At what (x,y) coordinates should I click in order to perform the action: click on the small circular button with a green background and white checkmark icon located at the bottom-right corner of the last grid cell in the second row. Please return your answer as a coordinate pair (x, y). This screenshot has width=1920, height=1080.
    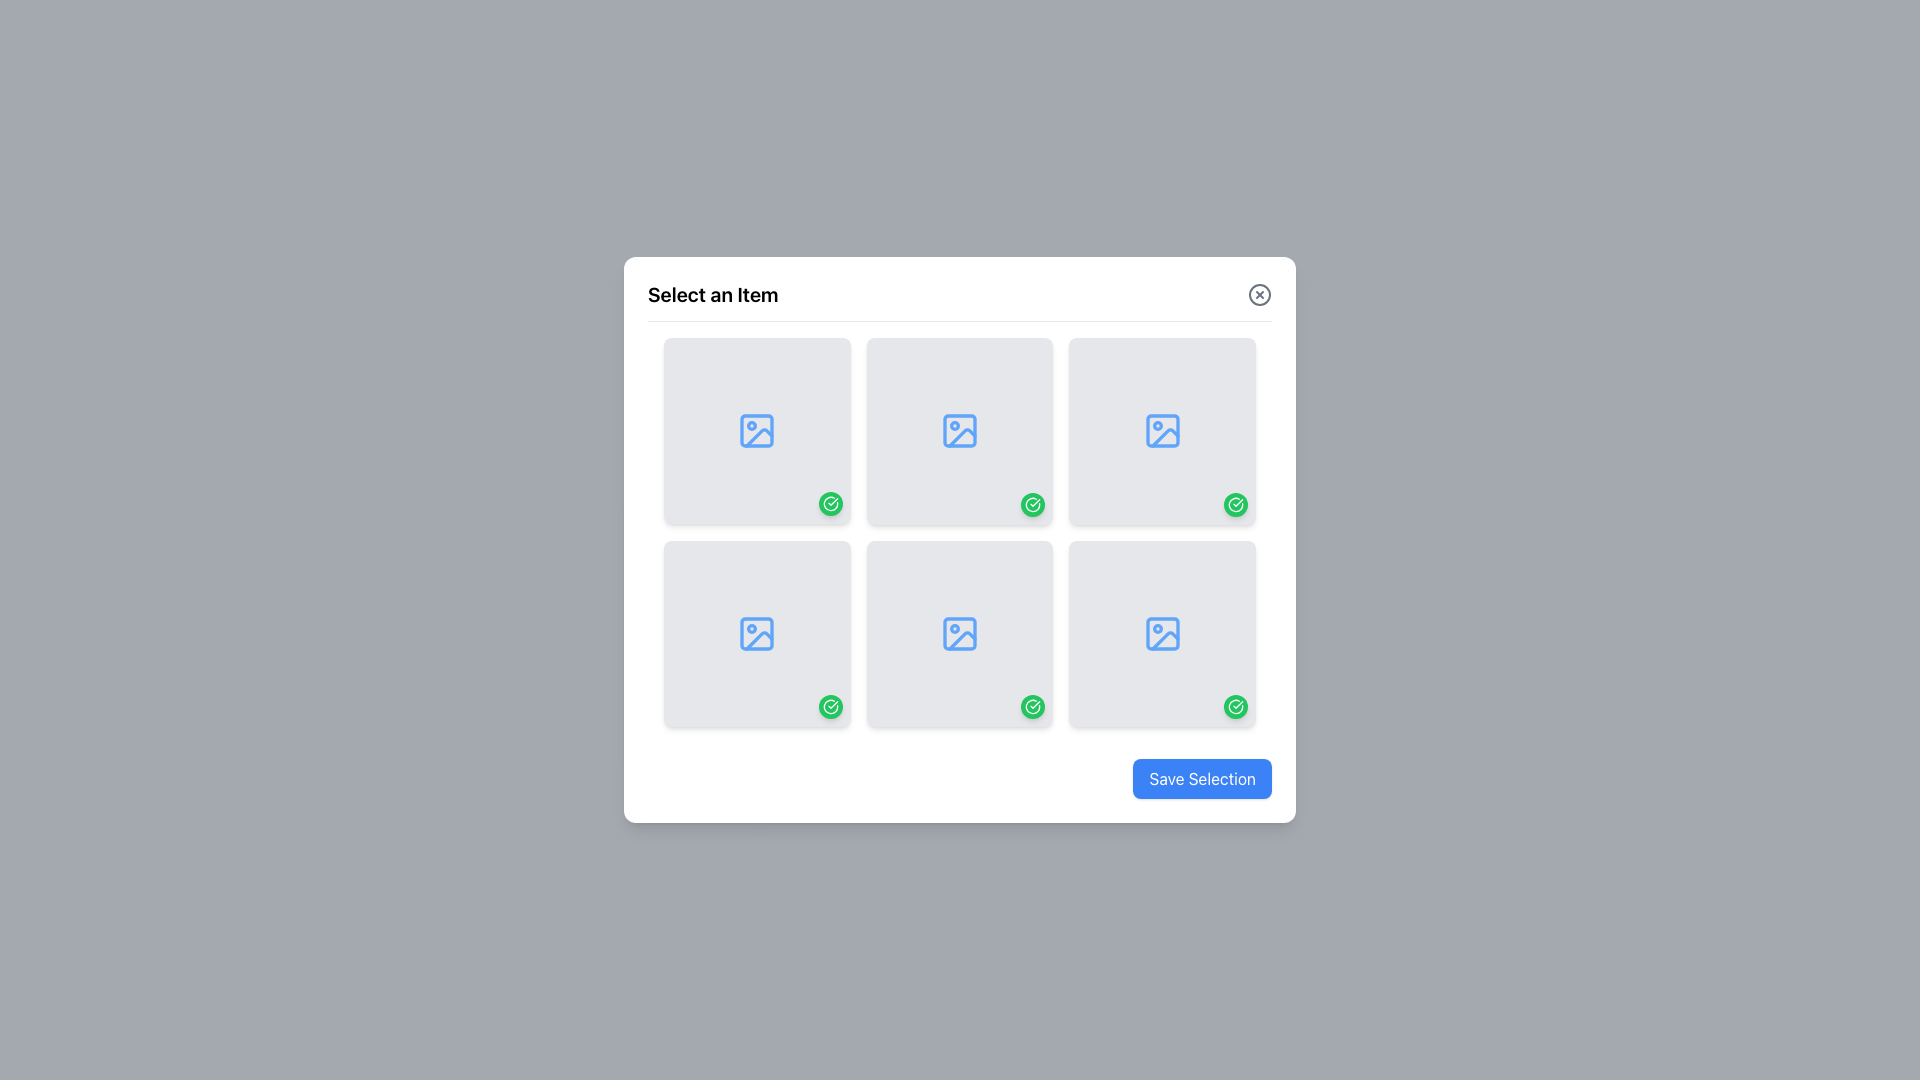
    Looking at the image, I should click on (1033, 706).